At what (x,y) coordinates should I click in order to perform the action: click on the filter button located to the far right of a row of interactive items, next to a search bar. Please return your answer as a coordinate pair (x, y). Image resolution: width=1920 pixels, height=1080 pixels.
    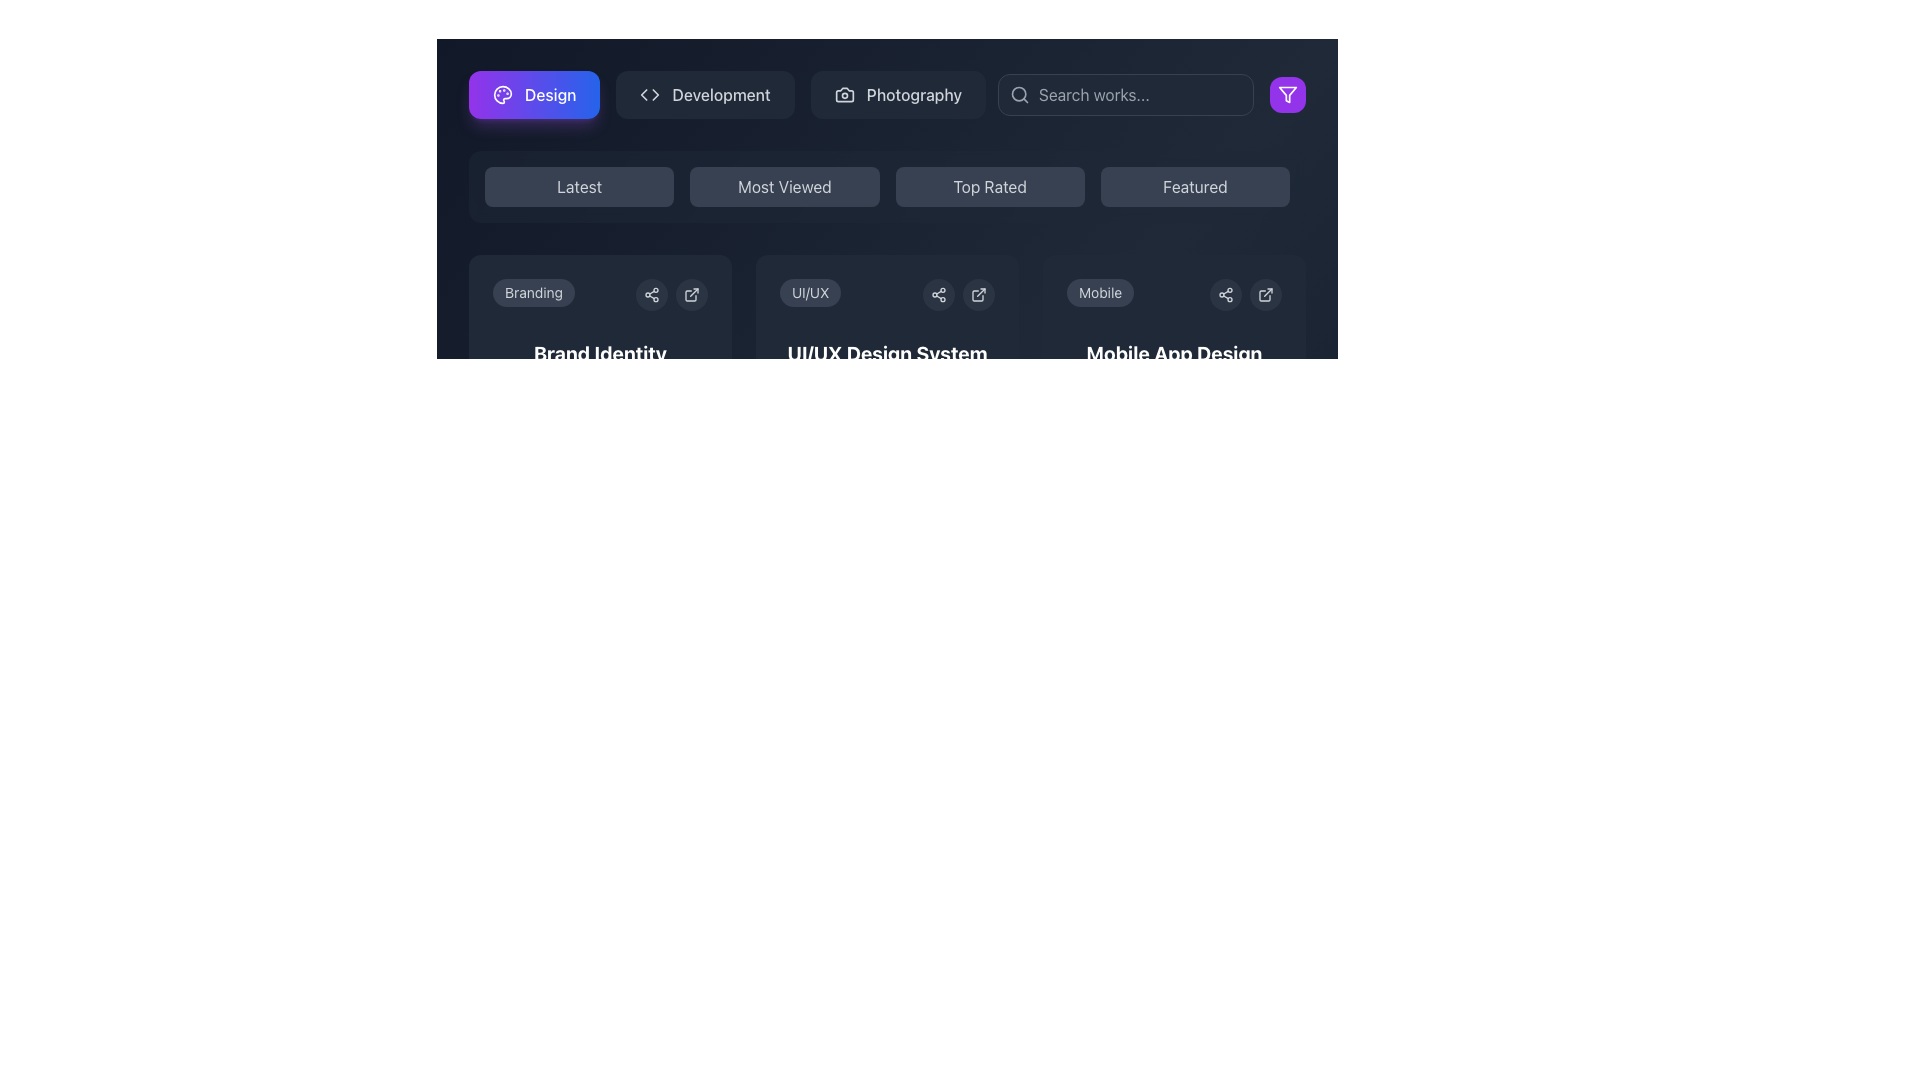
    Looking at the image, I should click on (1287, 95).